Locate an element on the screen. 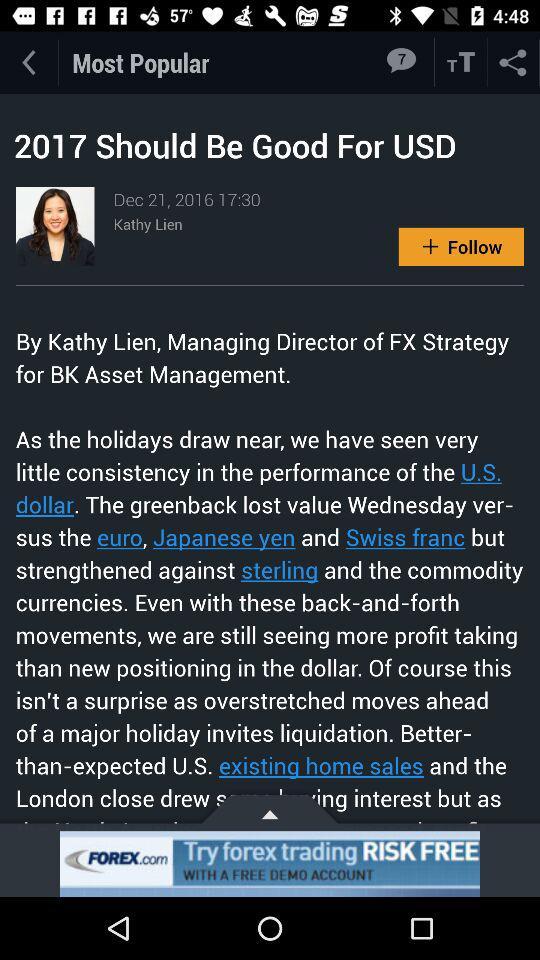 This screenshot has height=960, width=540. follow is located at coordinates (461, 245).